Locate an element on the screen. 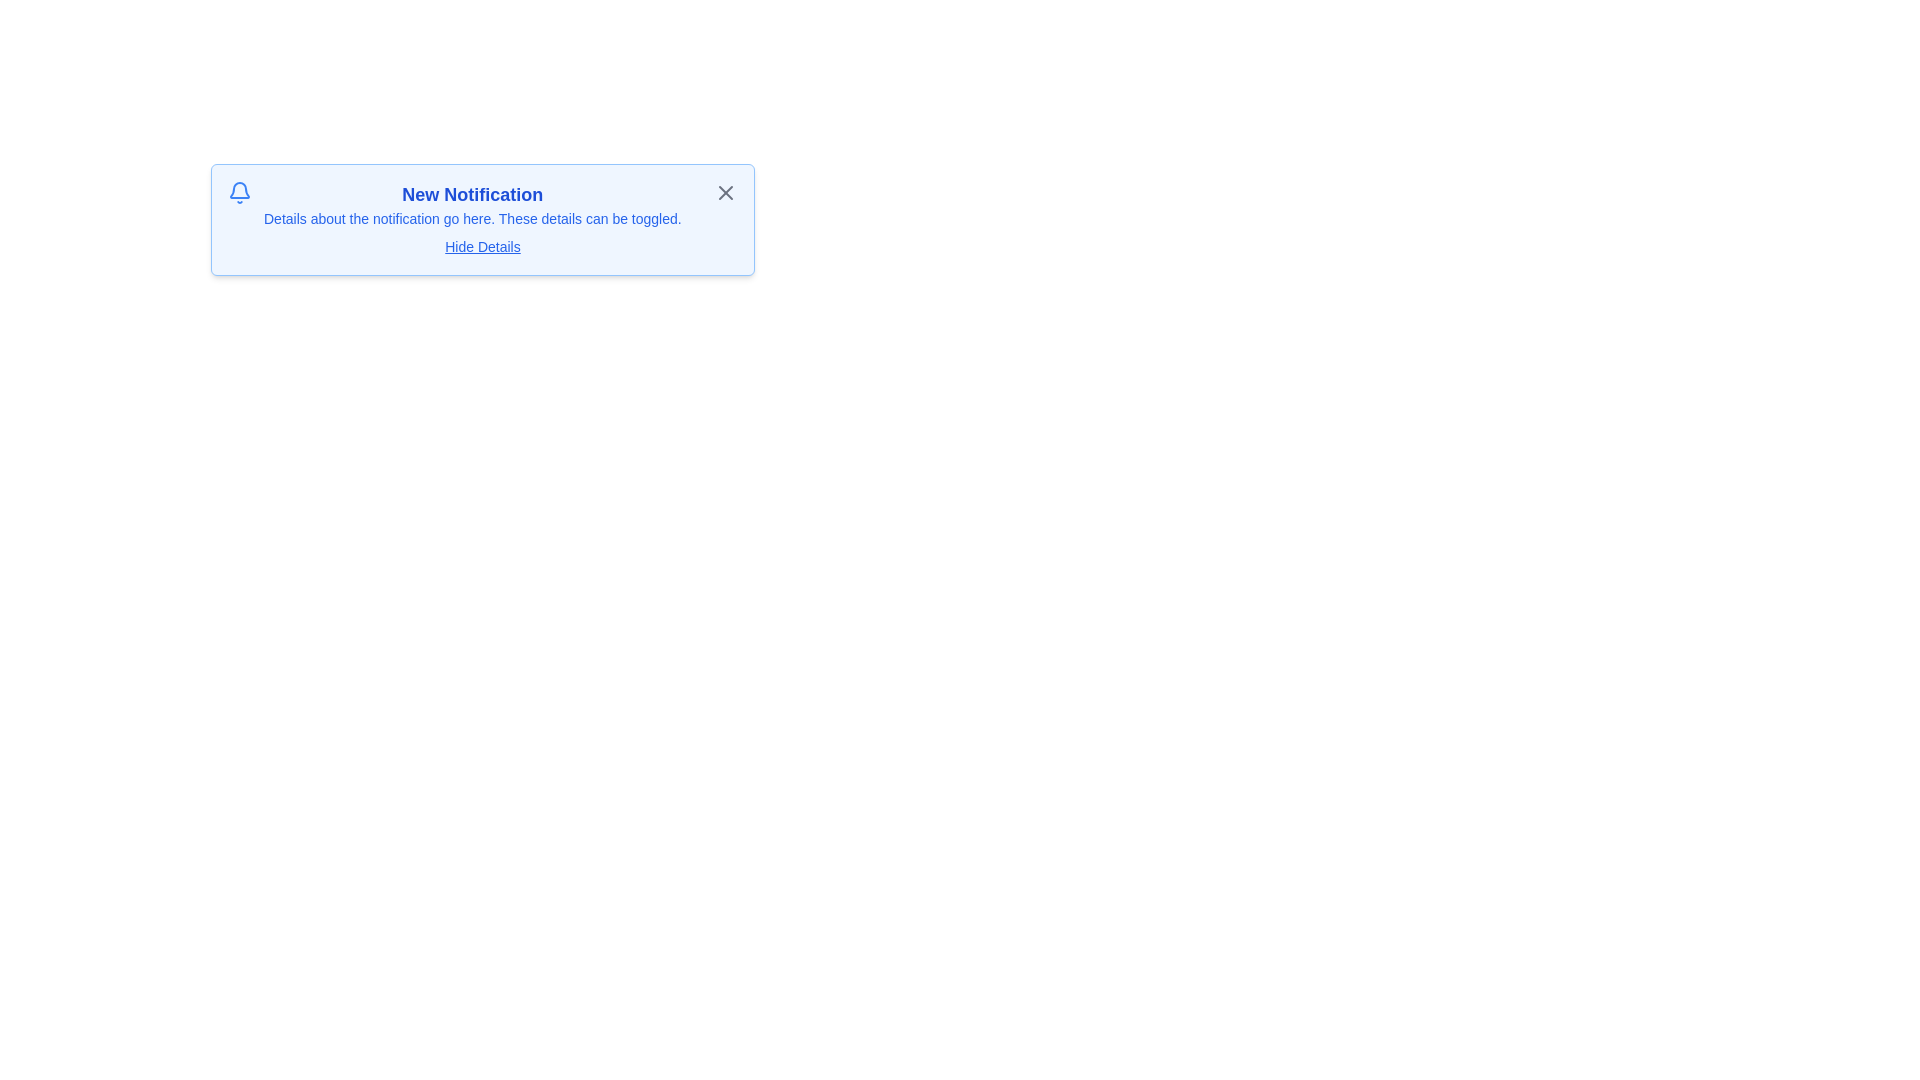 This screenshot has height=1080, width=1920. the 'Hide Details' button to toggle the visibility of the details section is located at coordinates (481, 245).